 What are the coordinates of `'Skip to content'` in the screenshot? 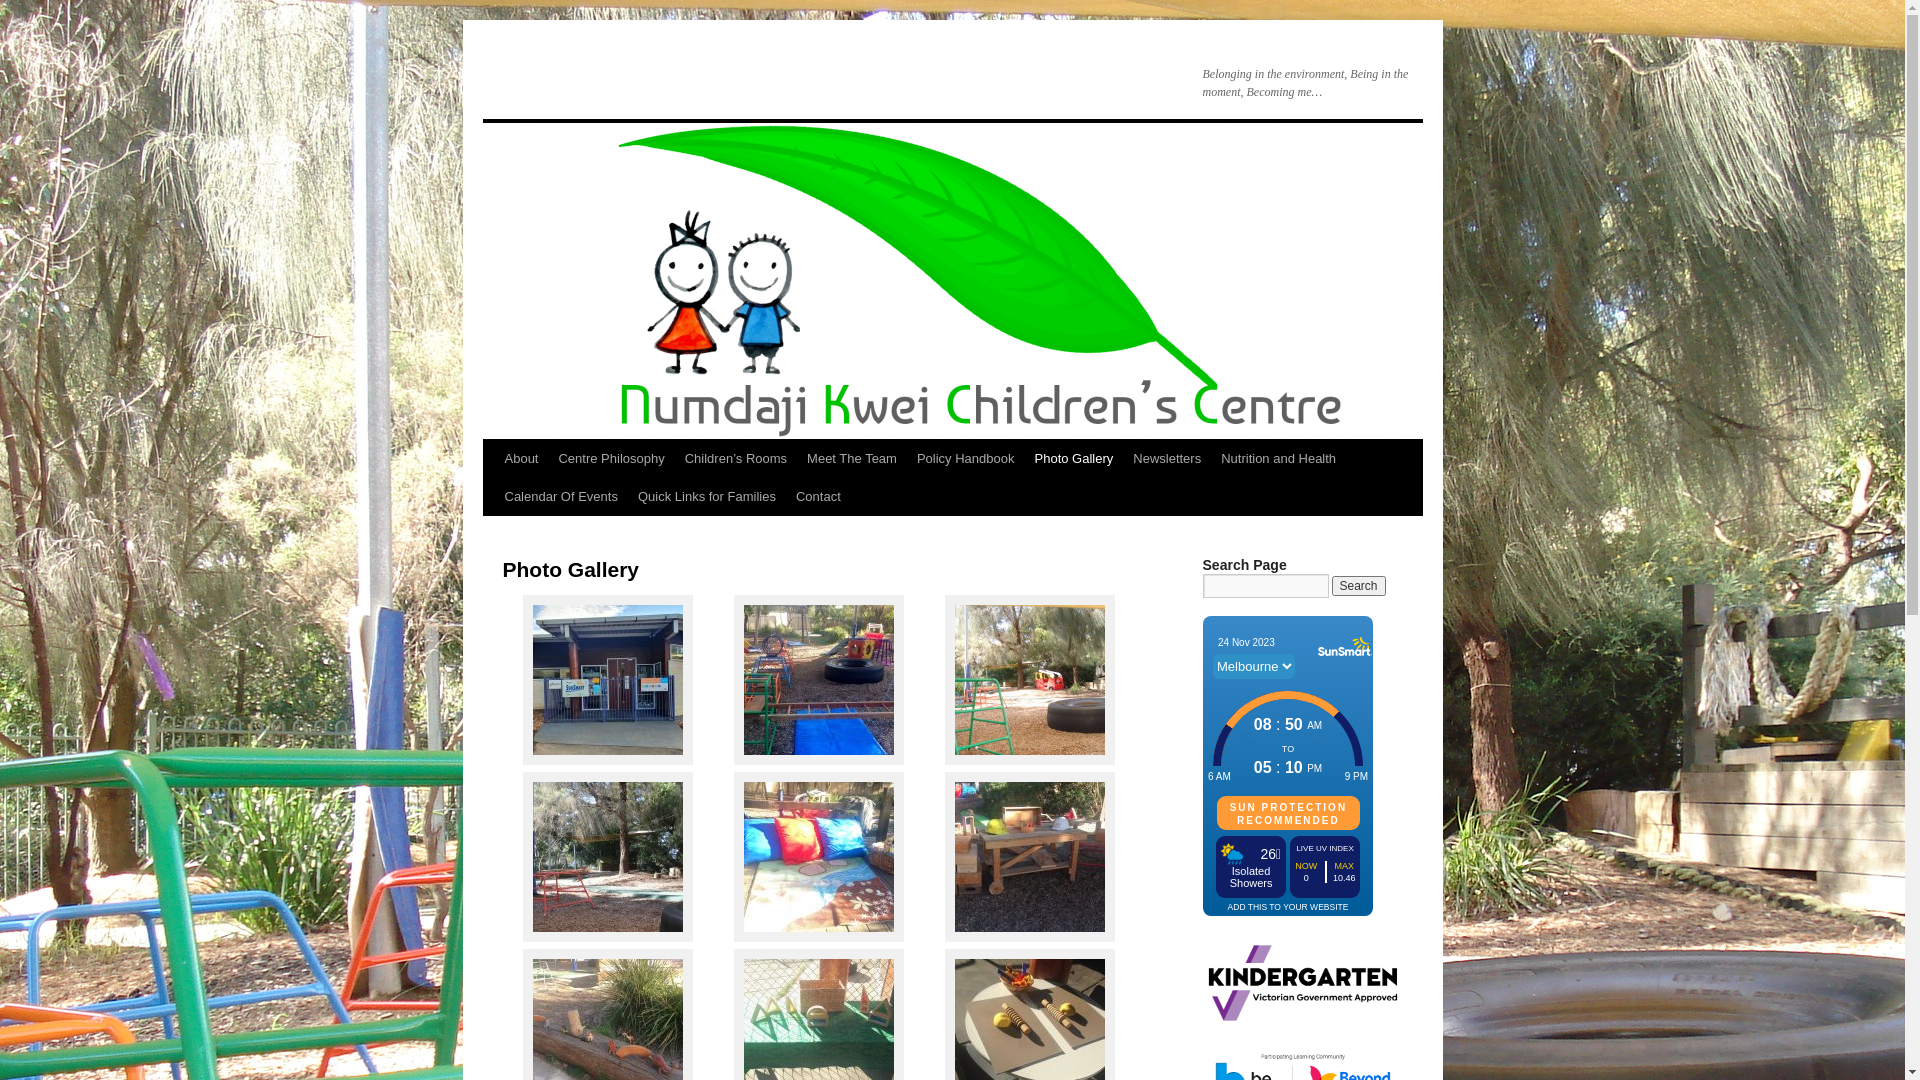 It's located at (491, 495).